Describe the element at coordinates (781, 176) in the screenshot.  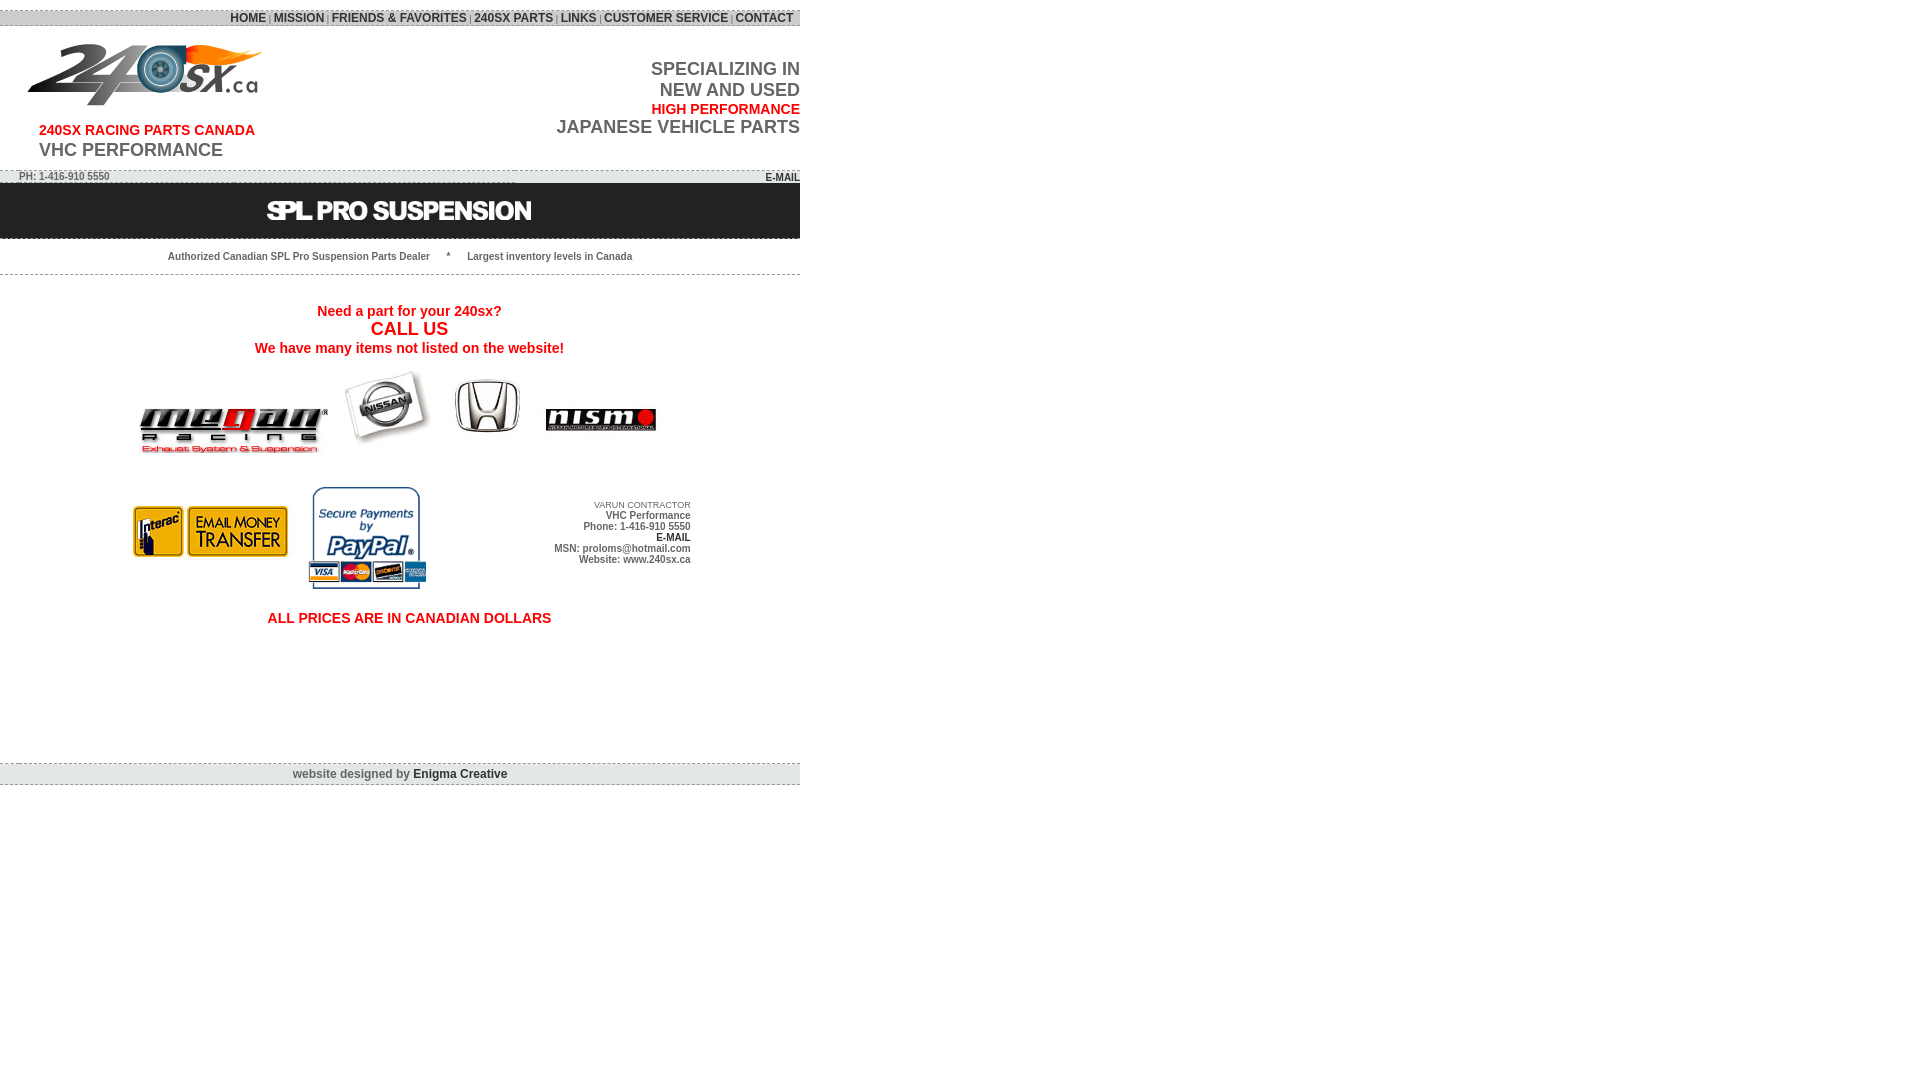
I see `'E-MAIL'` at that location.